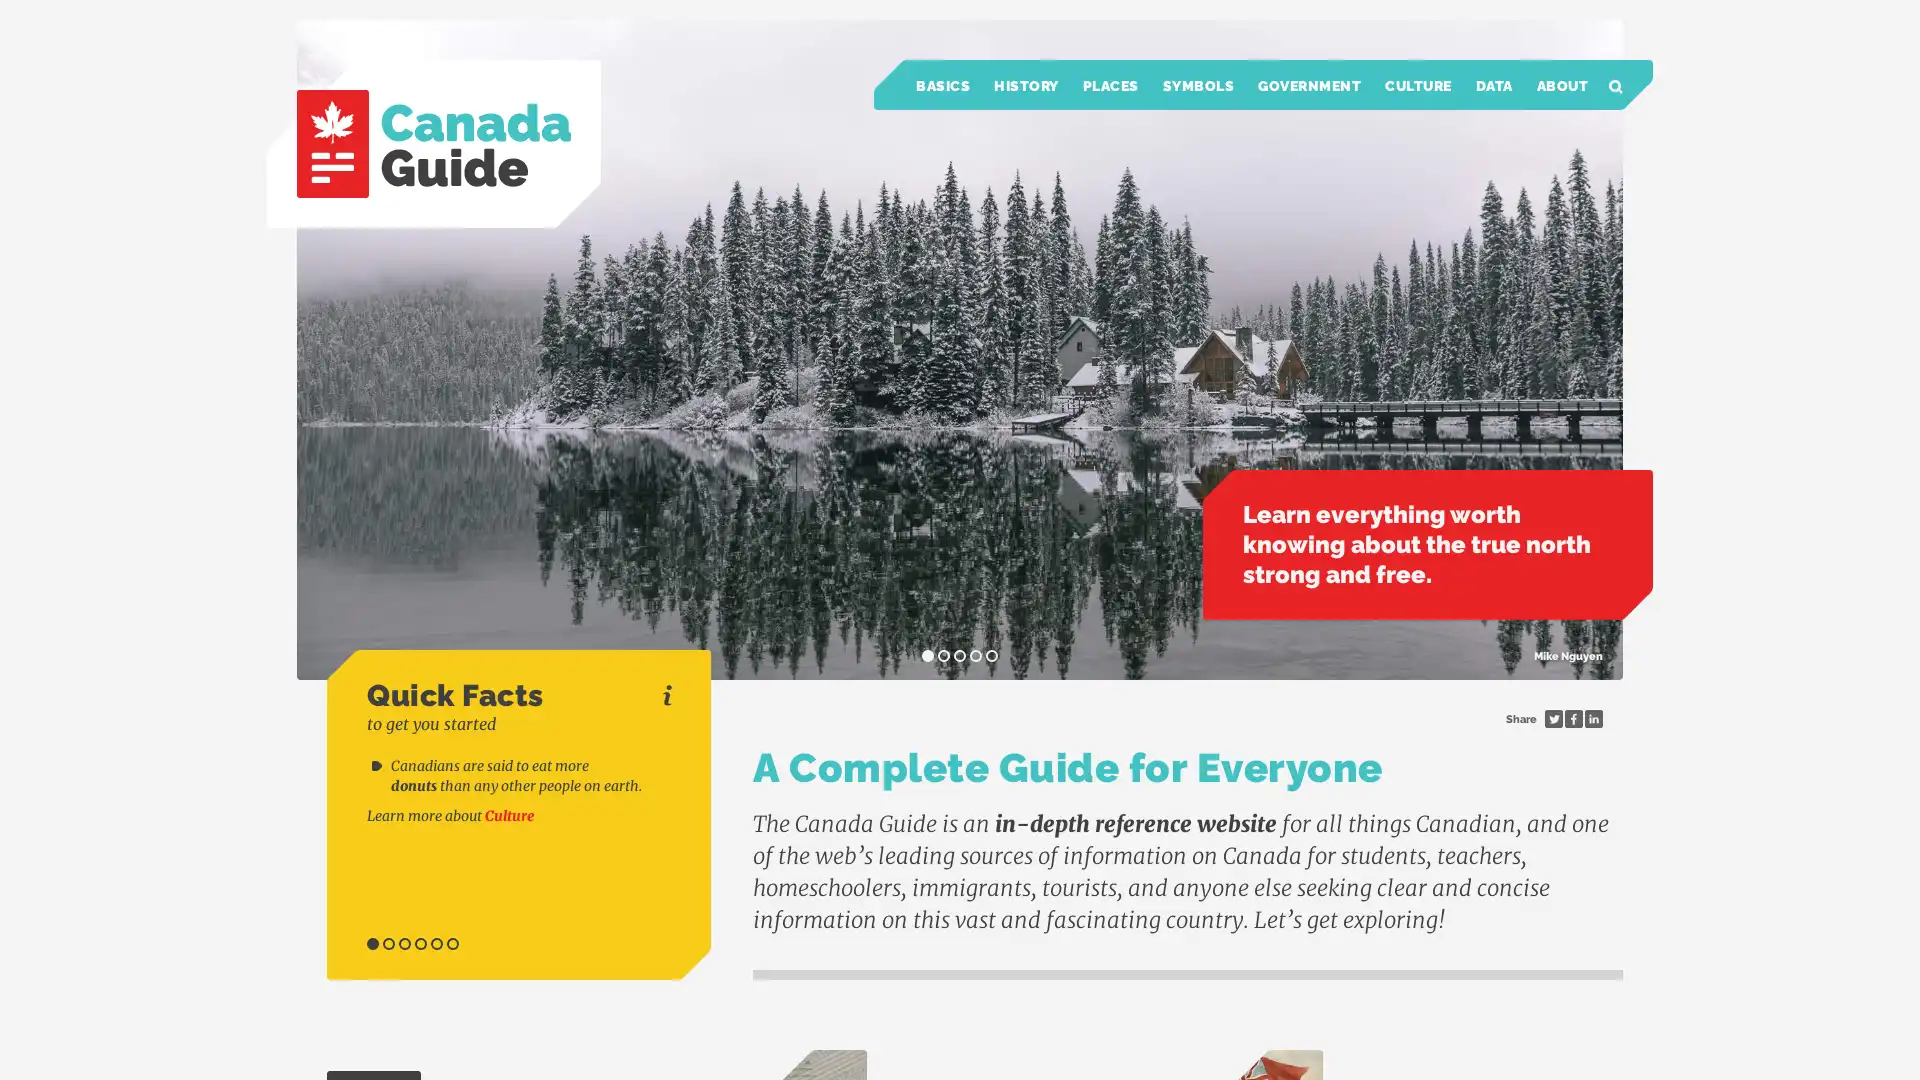 Image resolution: width=1920 pixels, height=1080 pixels. What do you see at coordinates (975, 655) in the screenshot?
I see `Go to slide 4` at bounding box center [975, 655].